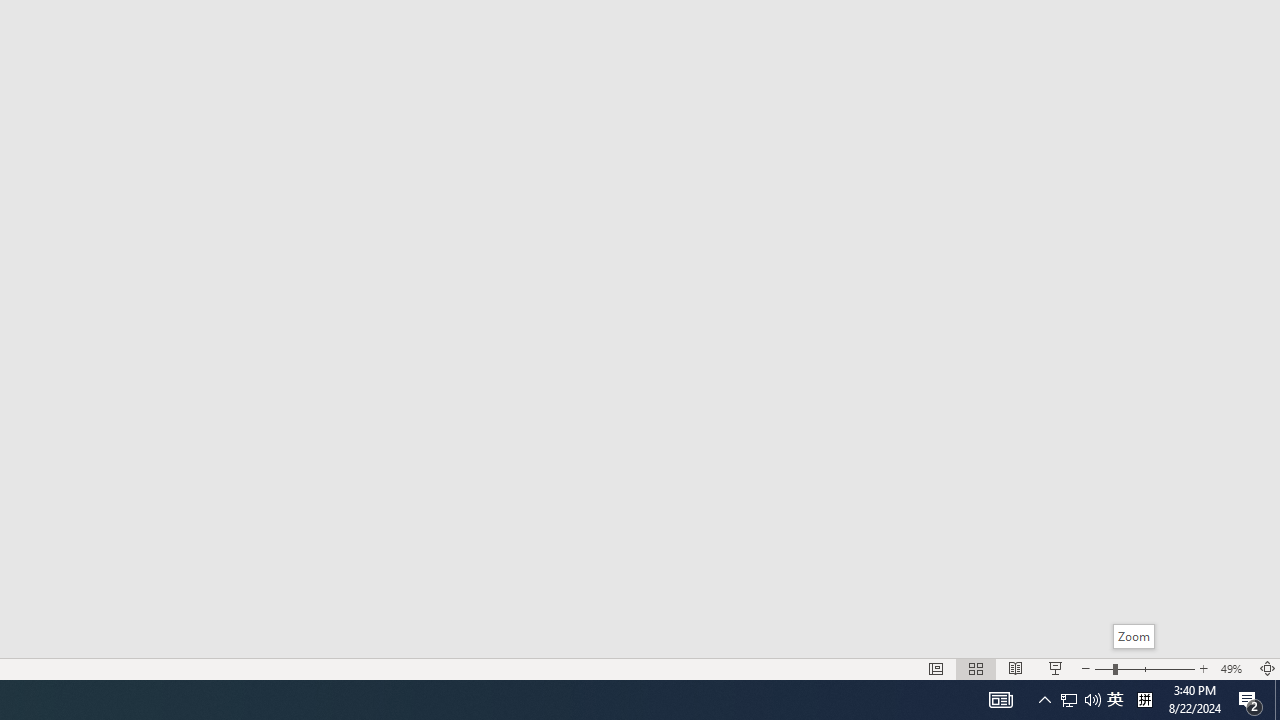 The width and height of the screenshot is (1280, 720). What do you see at coordinates (1233, 669) in the screenshot?
I see `'Zoom 49%'` at bounding box center [1233, 669].